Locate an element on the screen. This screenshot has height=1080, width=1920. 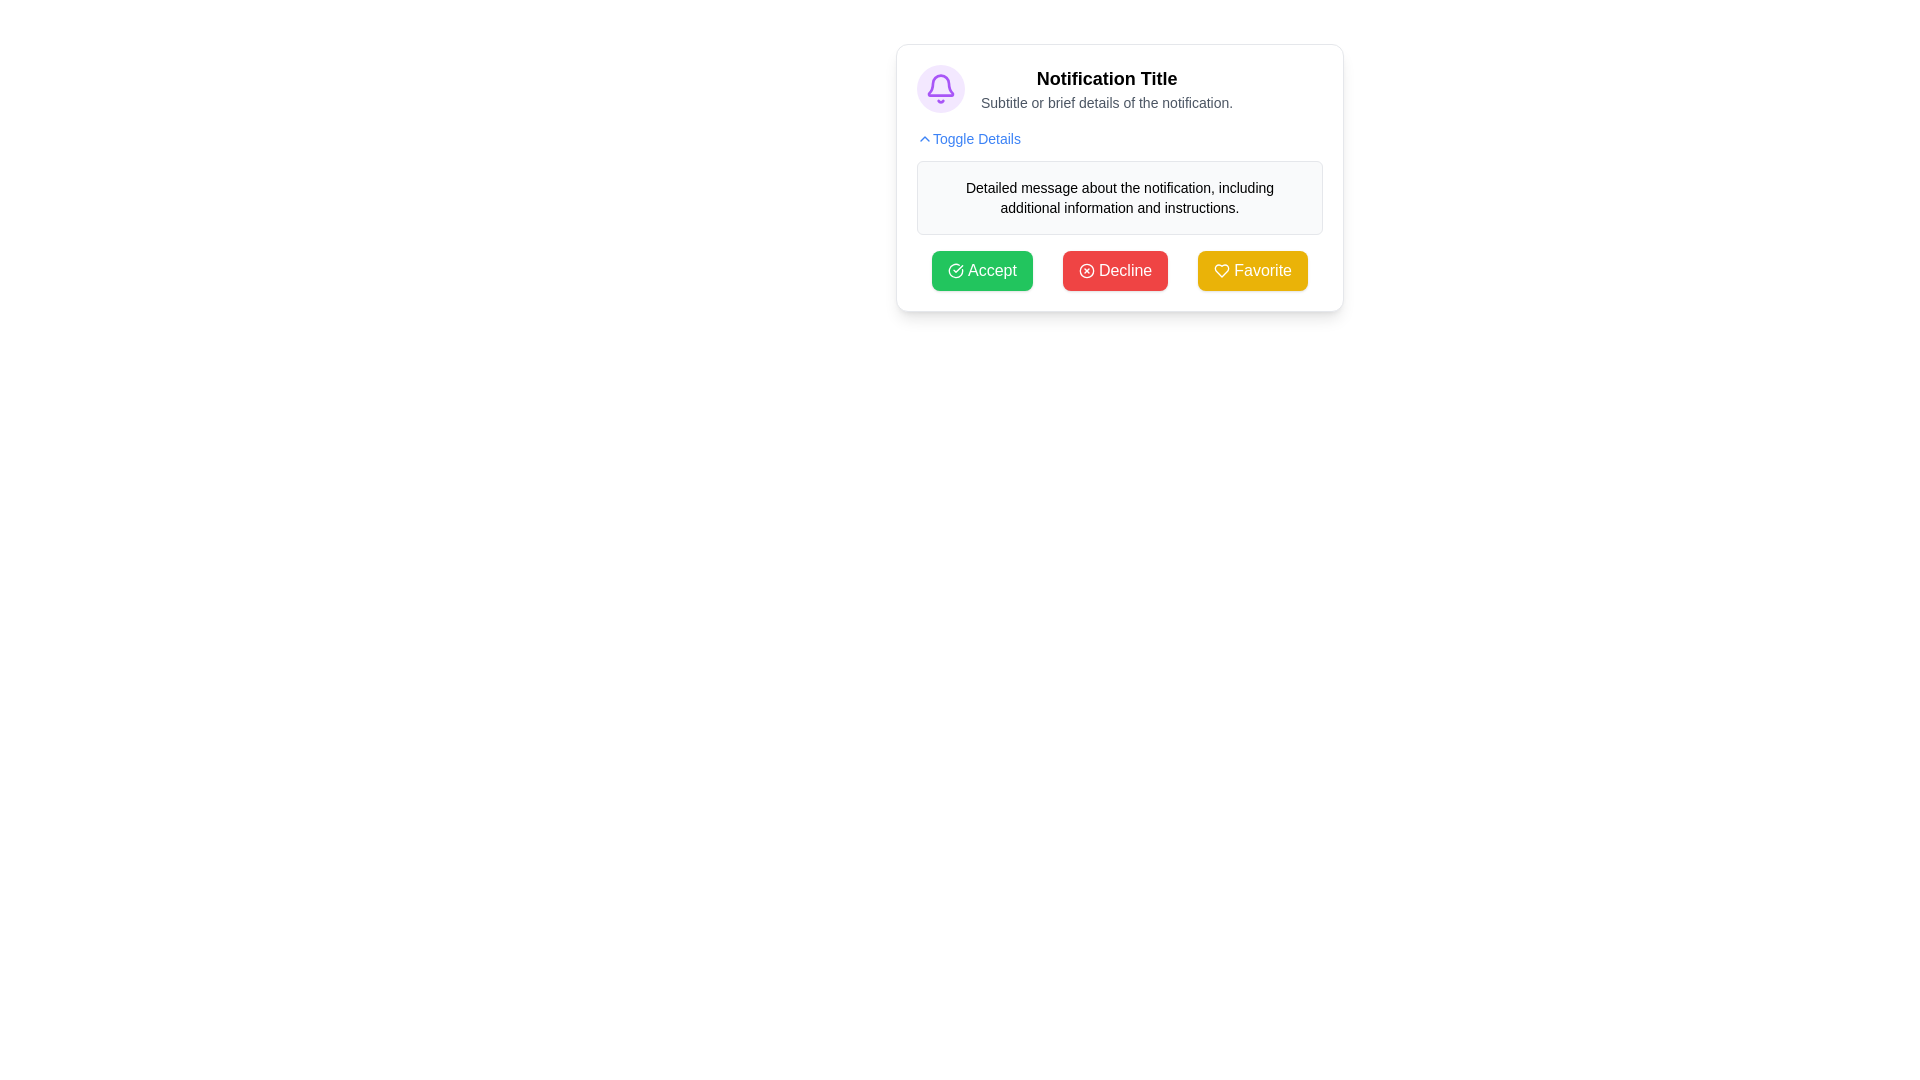
the heart-shaped icon with an outlined design in yellow, located within the 'Favorite' button at the bottom right of the notification card is located at coordinates (1221, 270).